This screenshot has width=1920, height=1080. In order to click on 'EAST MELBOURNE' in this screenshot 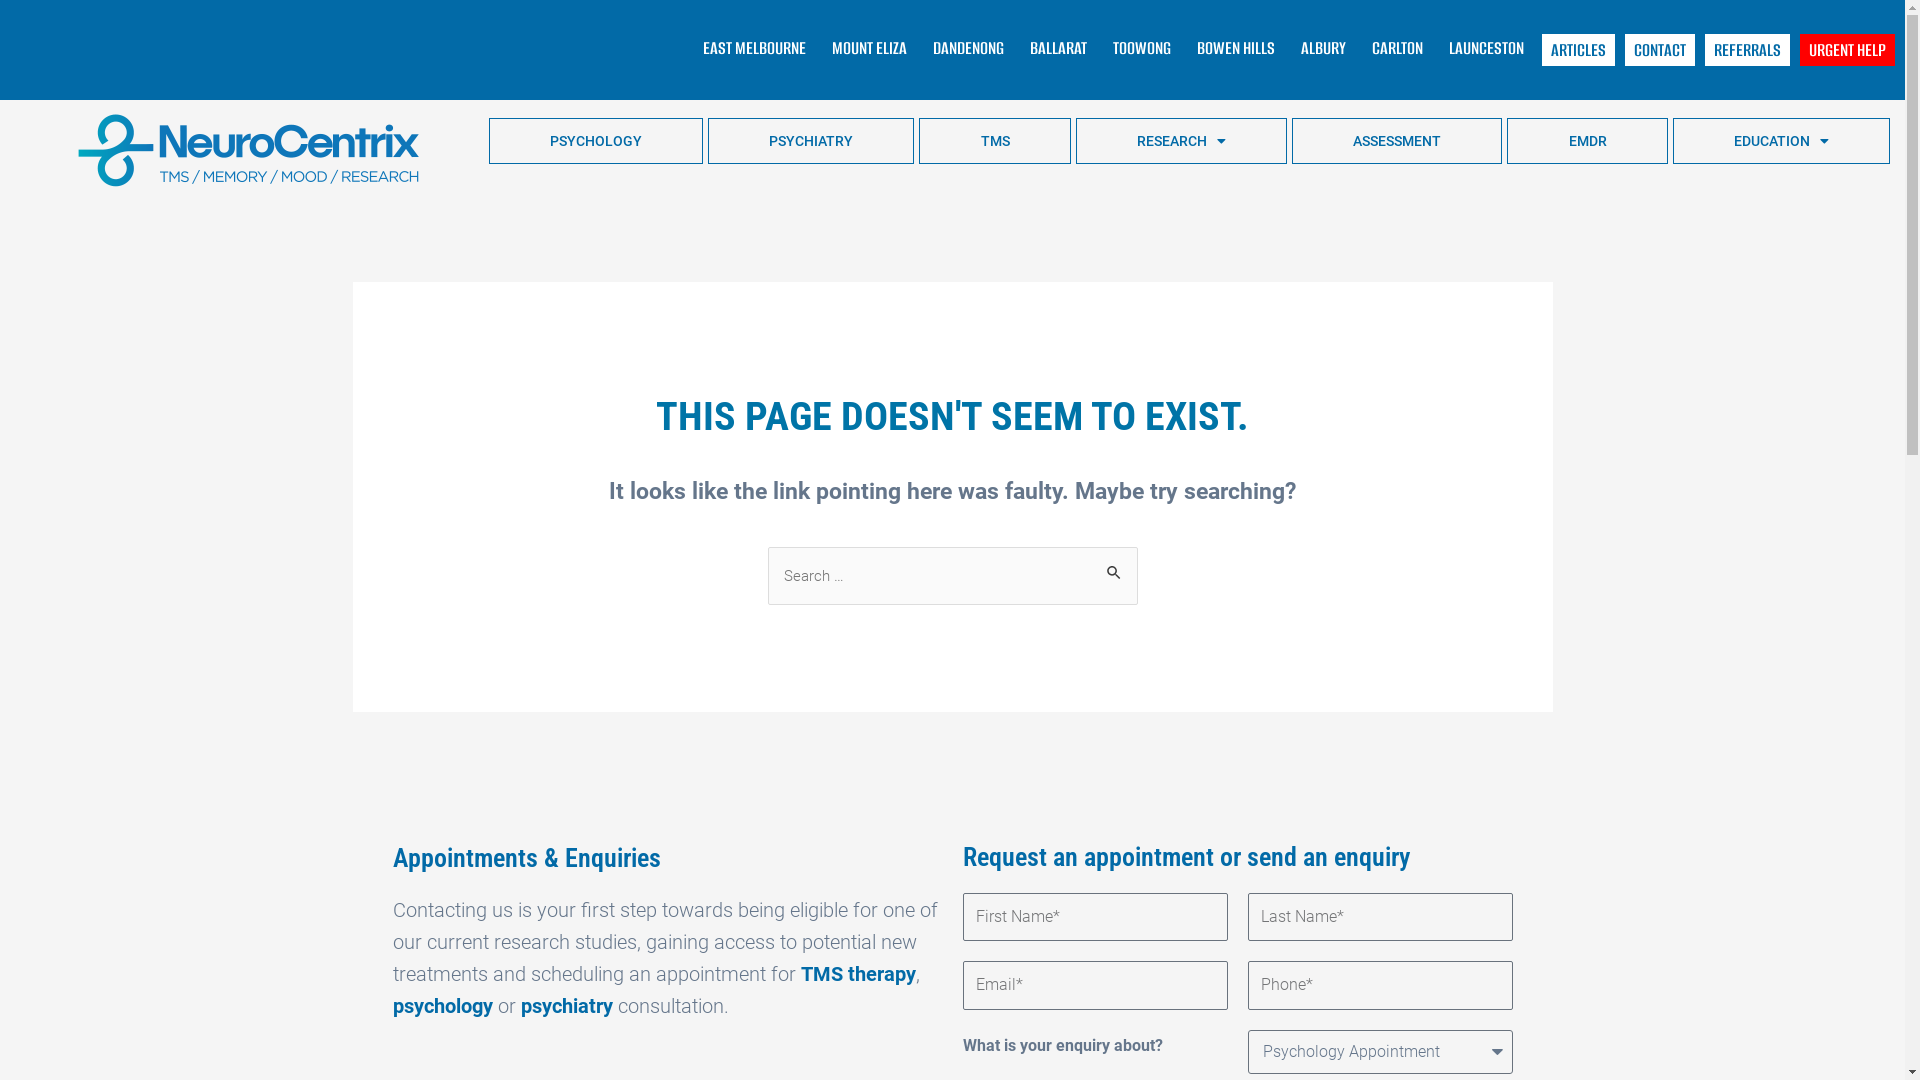, I will do `click(695, 46)`.